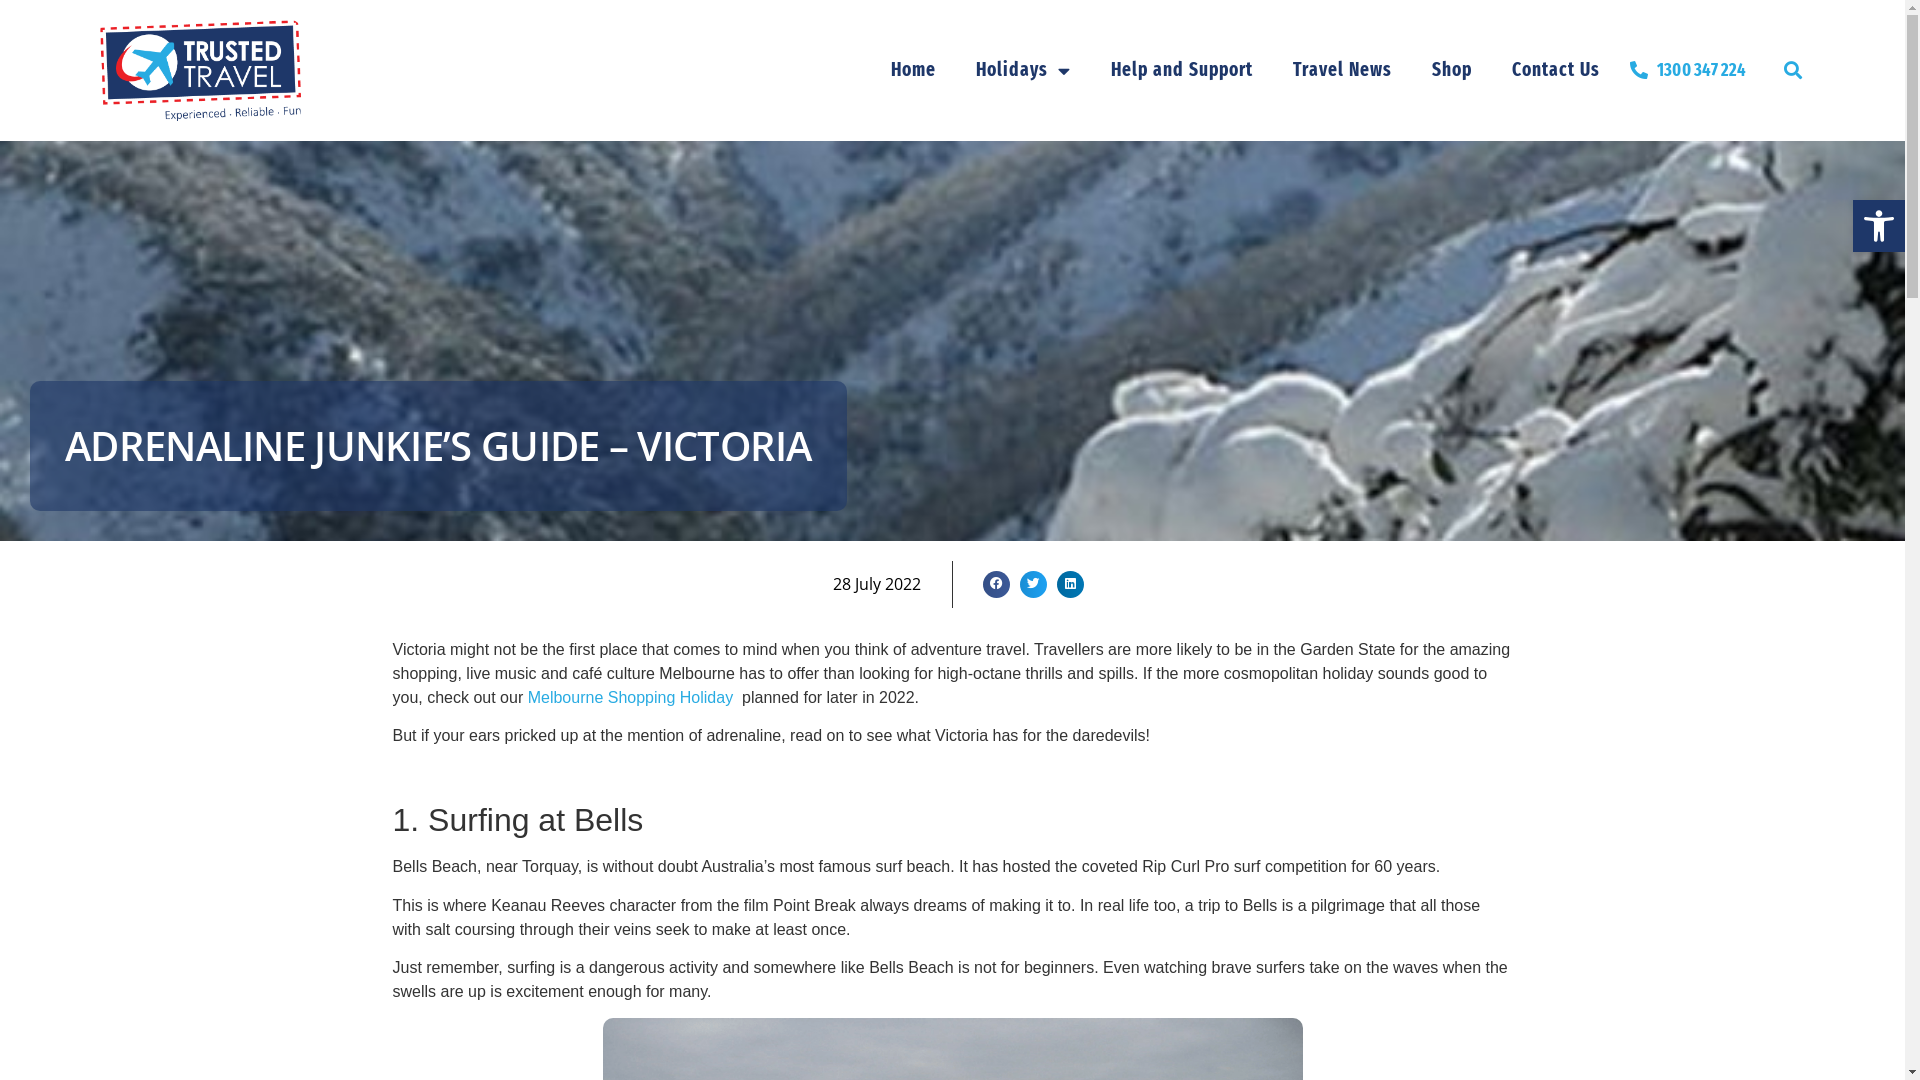 Image resolution: width=1920 pixels, height=1080 pixels. Describe the element at coordinates (1342, 68) in the screenshot. I see `'Travel News'` at that location.